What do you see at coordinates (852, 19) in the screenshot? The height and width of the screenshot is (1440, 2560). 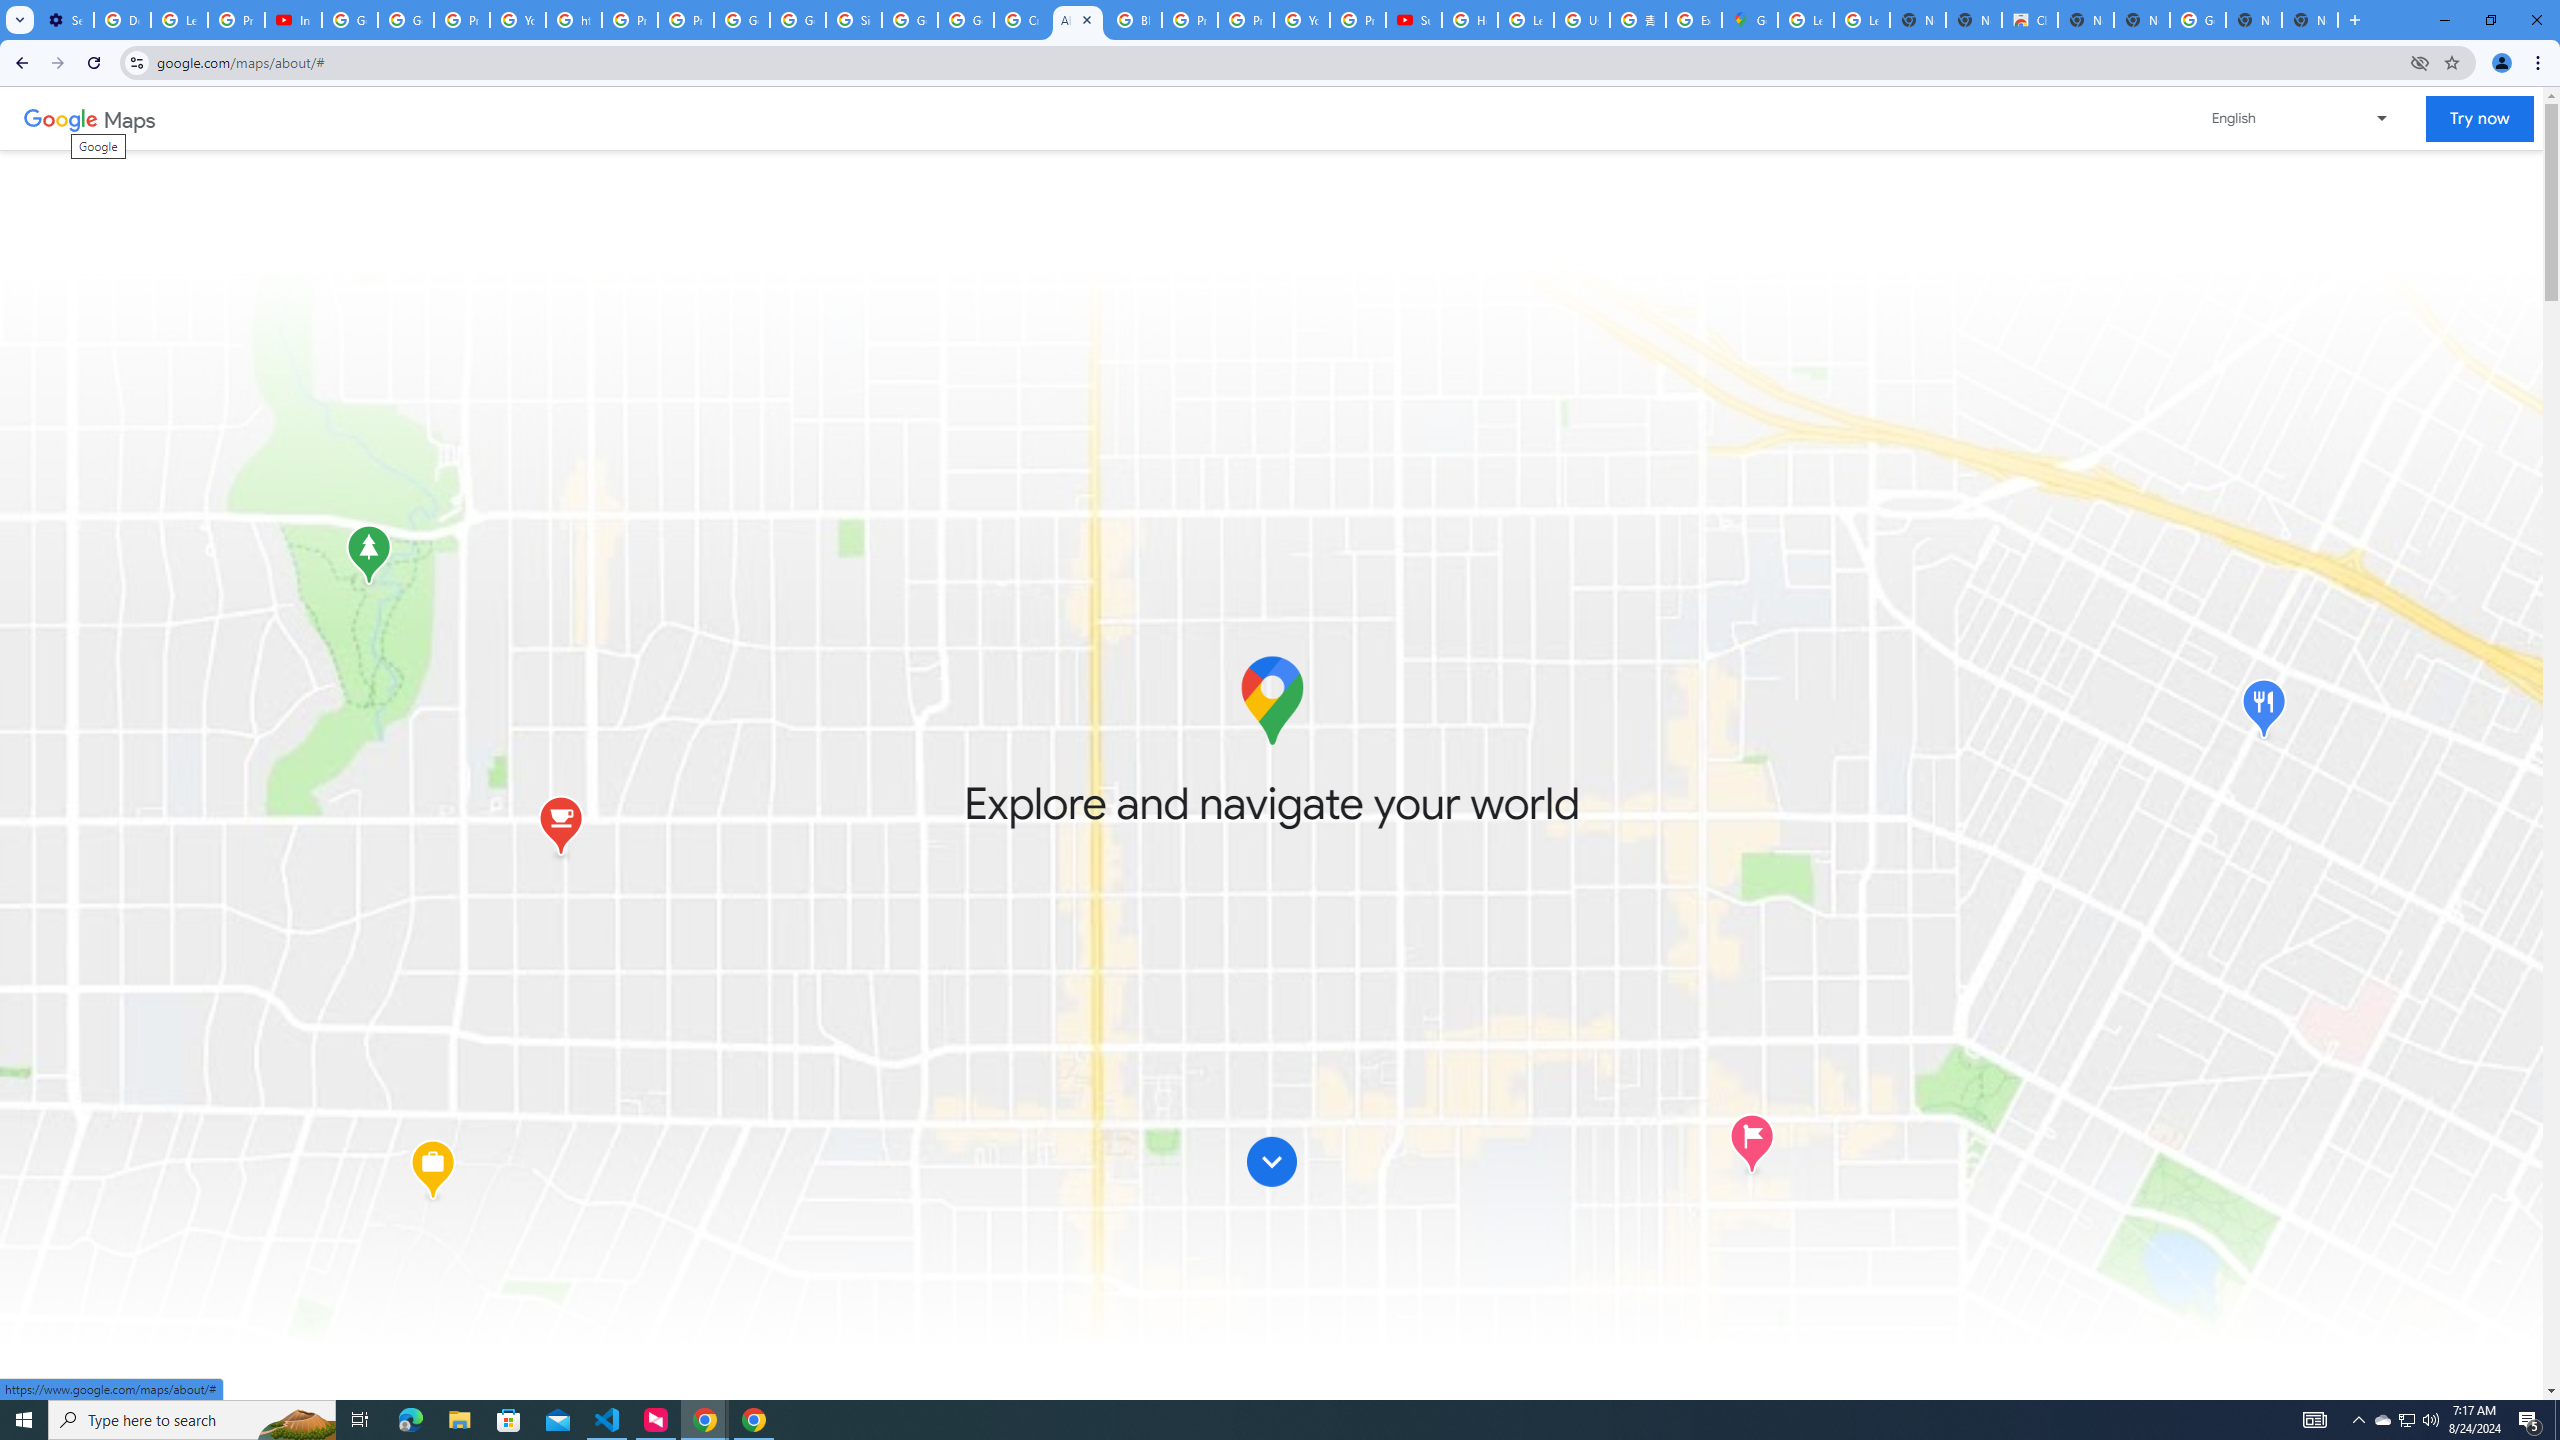 I see `'Sign in - Google Accounts'` at bounding box center [852, 19].